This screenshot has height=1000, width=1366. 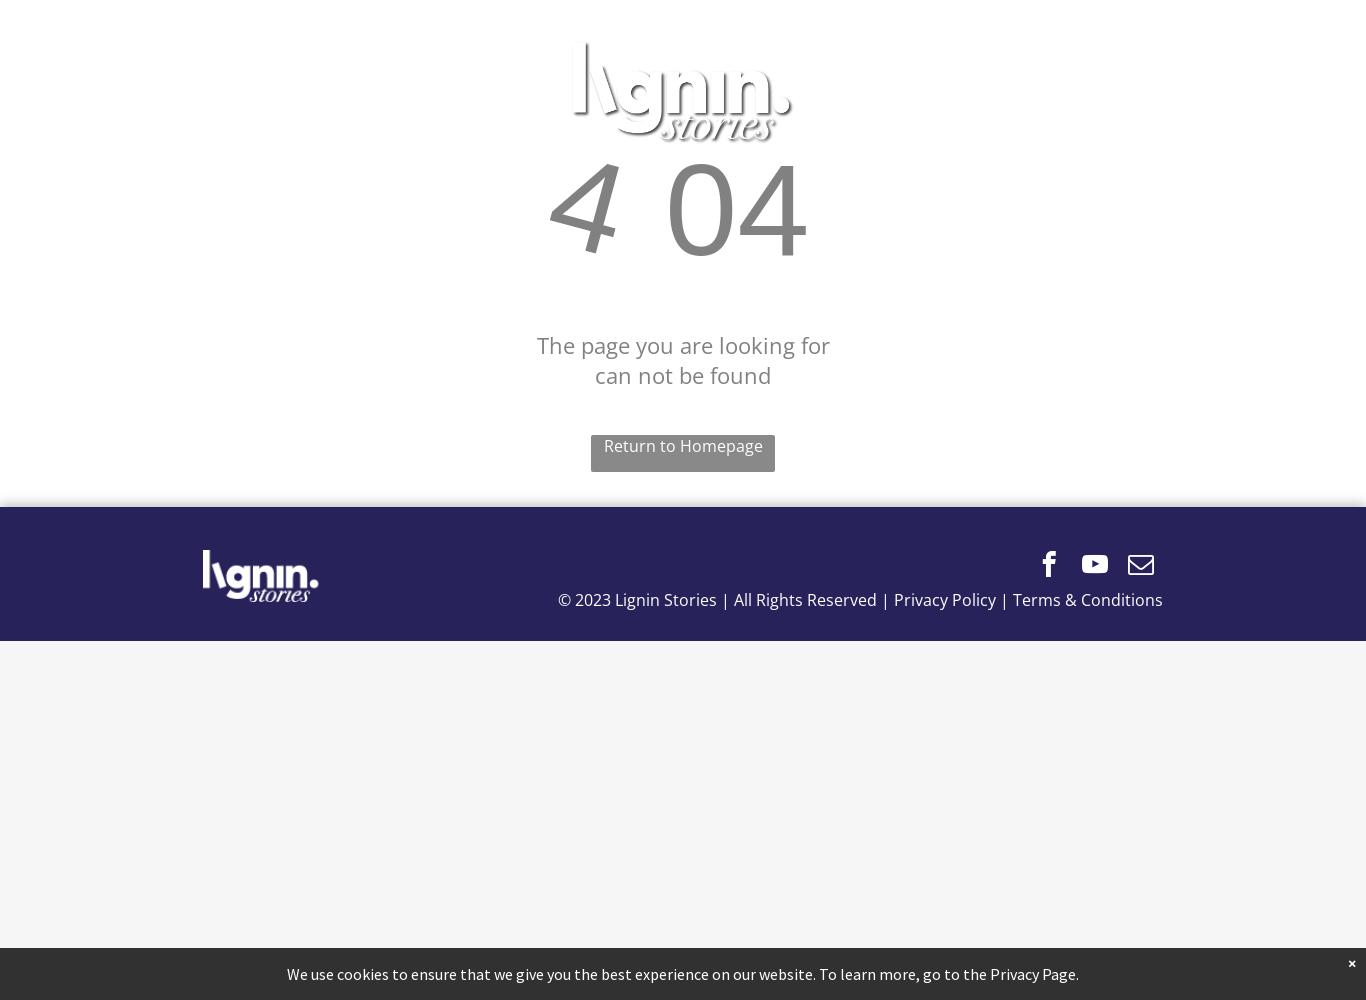 What do you see at coordinates (956, 91) in the screenshot?
I see `'COACHING'` at bounding box center [956, 91].